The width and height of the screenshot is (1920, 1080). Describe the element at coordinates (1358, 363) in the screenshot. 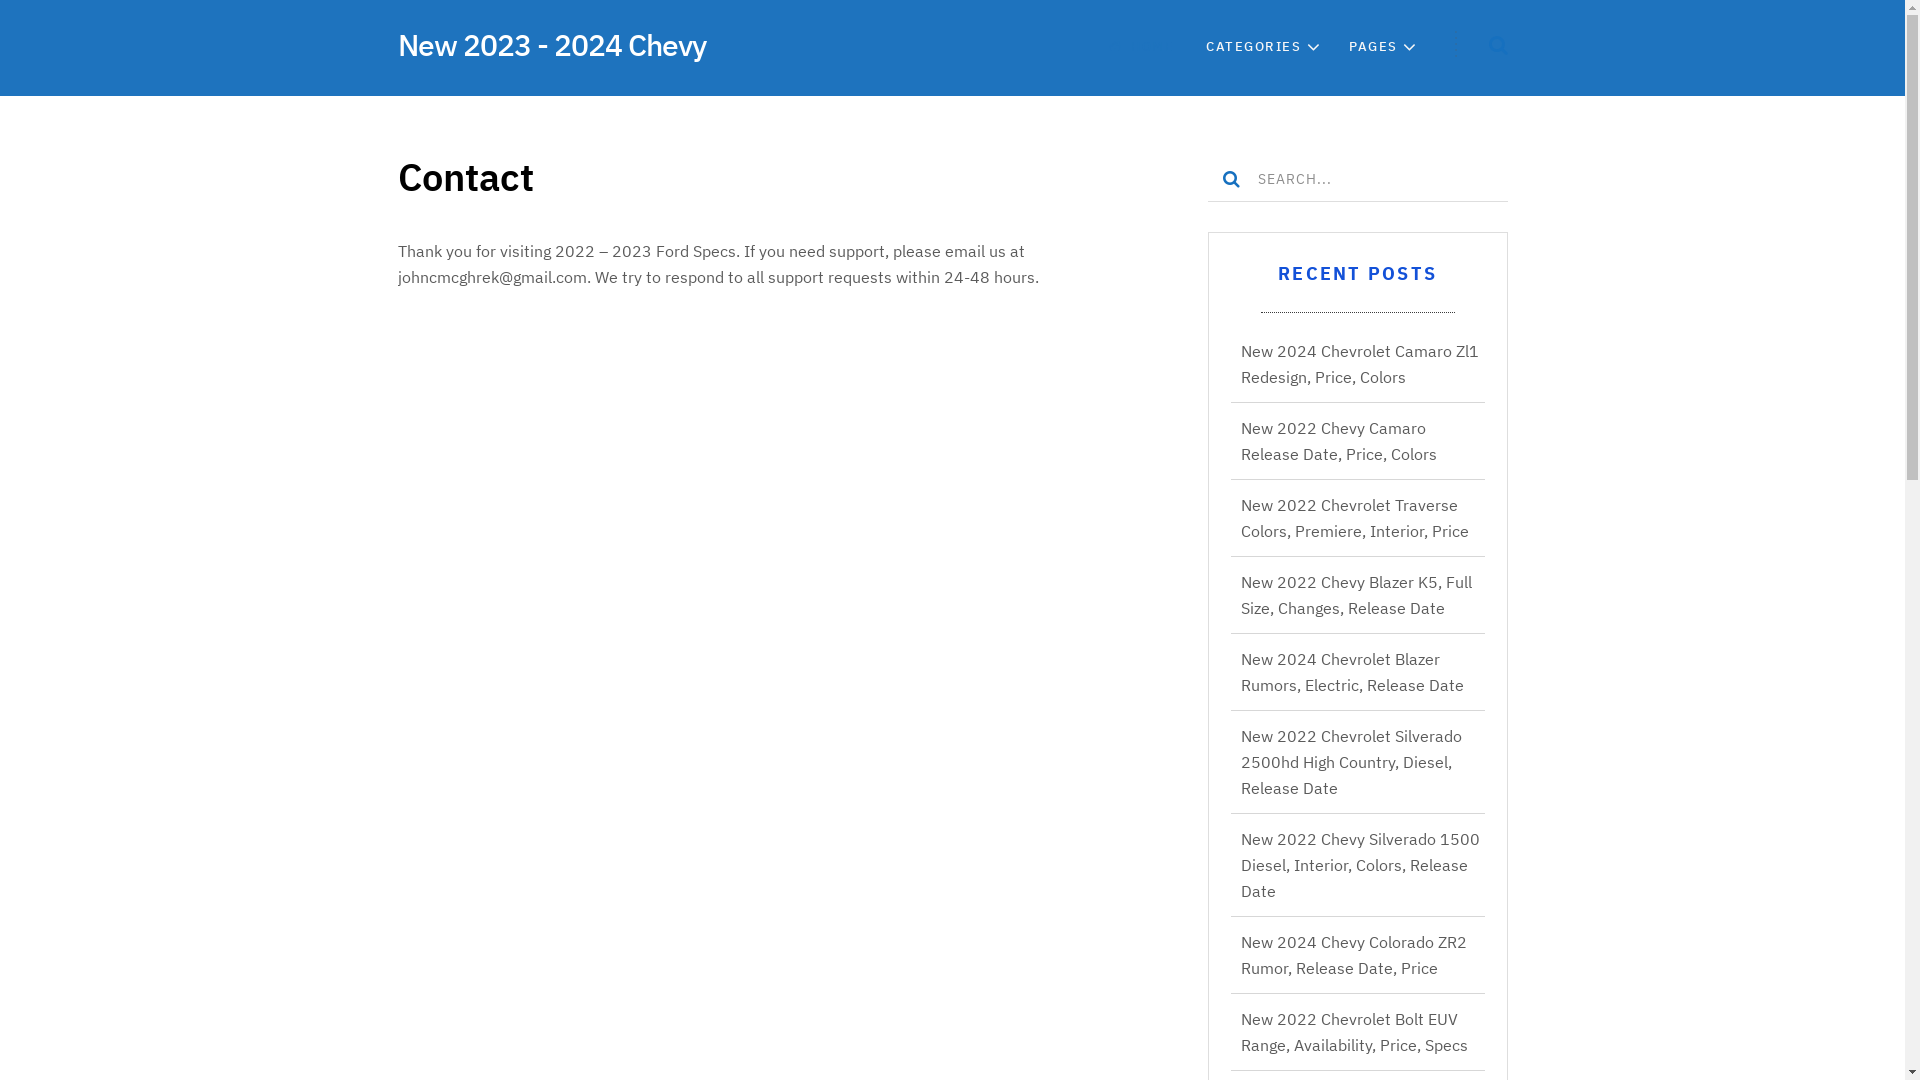

I see `'New 2024 Chevrolet Camaro Zl1 Redesign, Price, Colors'` at that location.